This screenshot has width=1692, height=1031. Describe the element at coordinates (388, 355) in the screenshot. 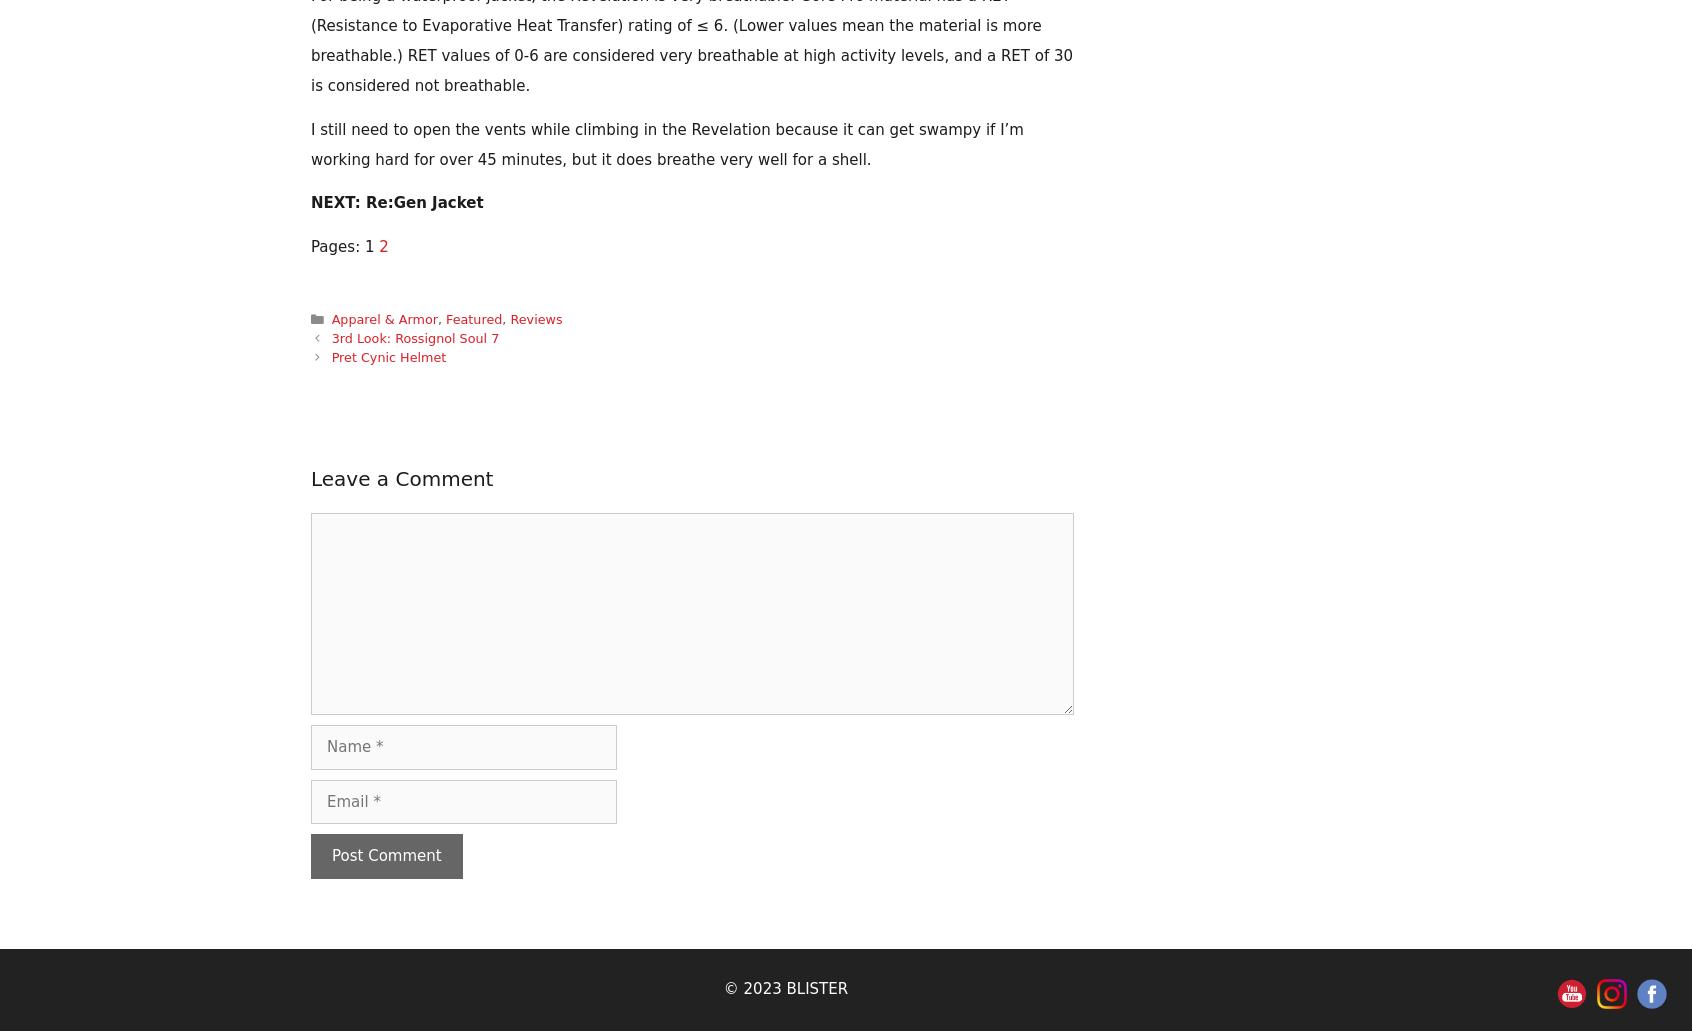

I see `'Pret Cynic Helmet'` at that location.